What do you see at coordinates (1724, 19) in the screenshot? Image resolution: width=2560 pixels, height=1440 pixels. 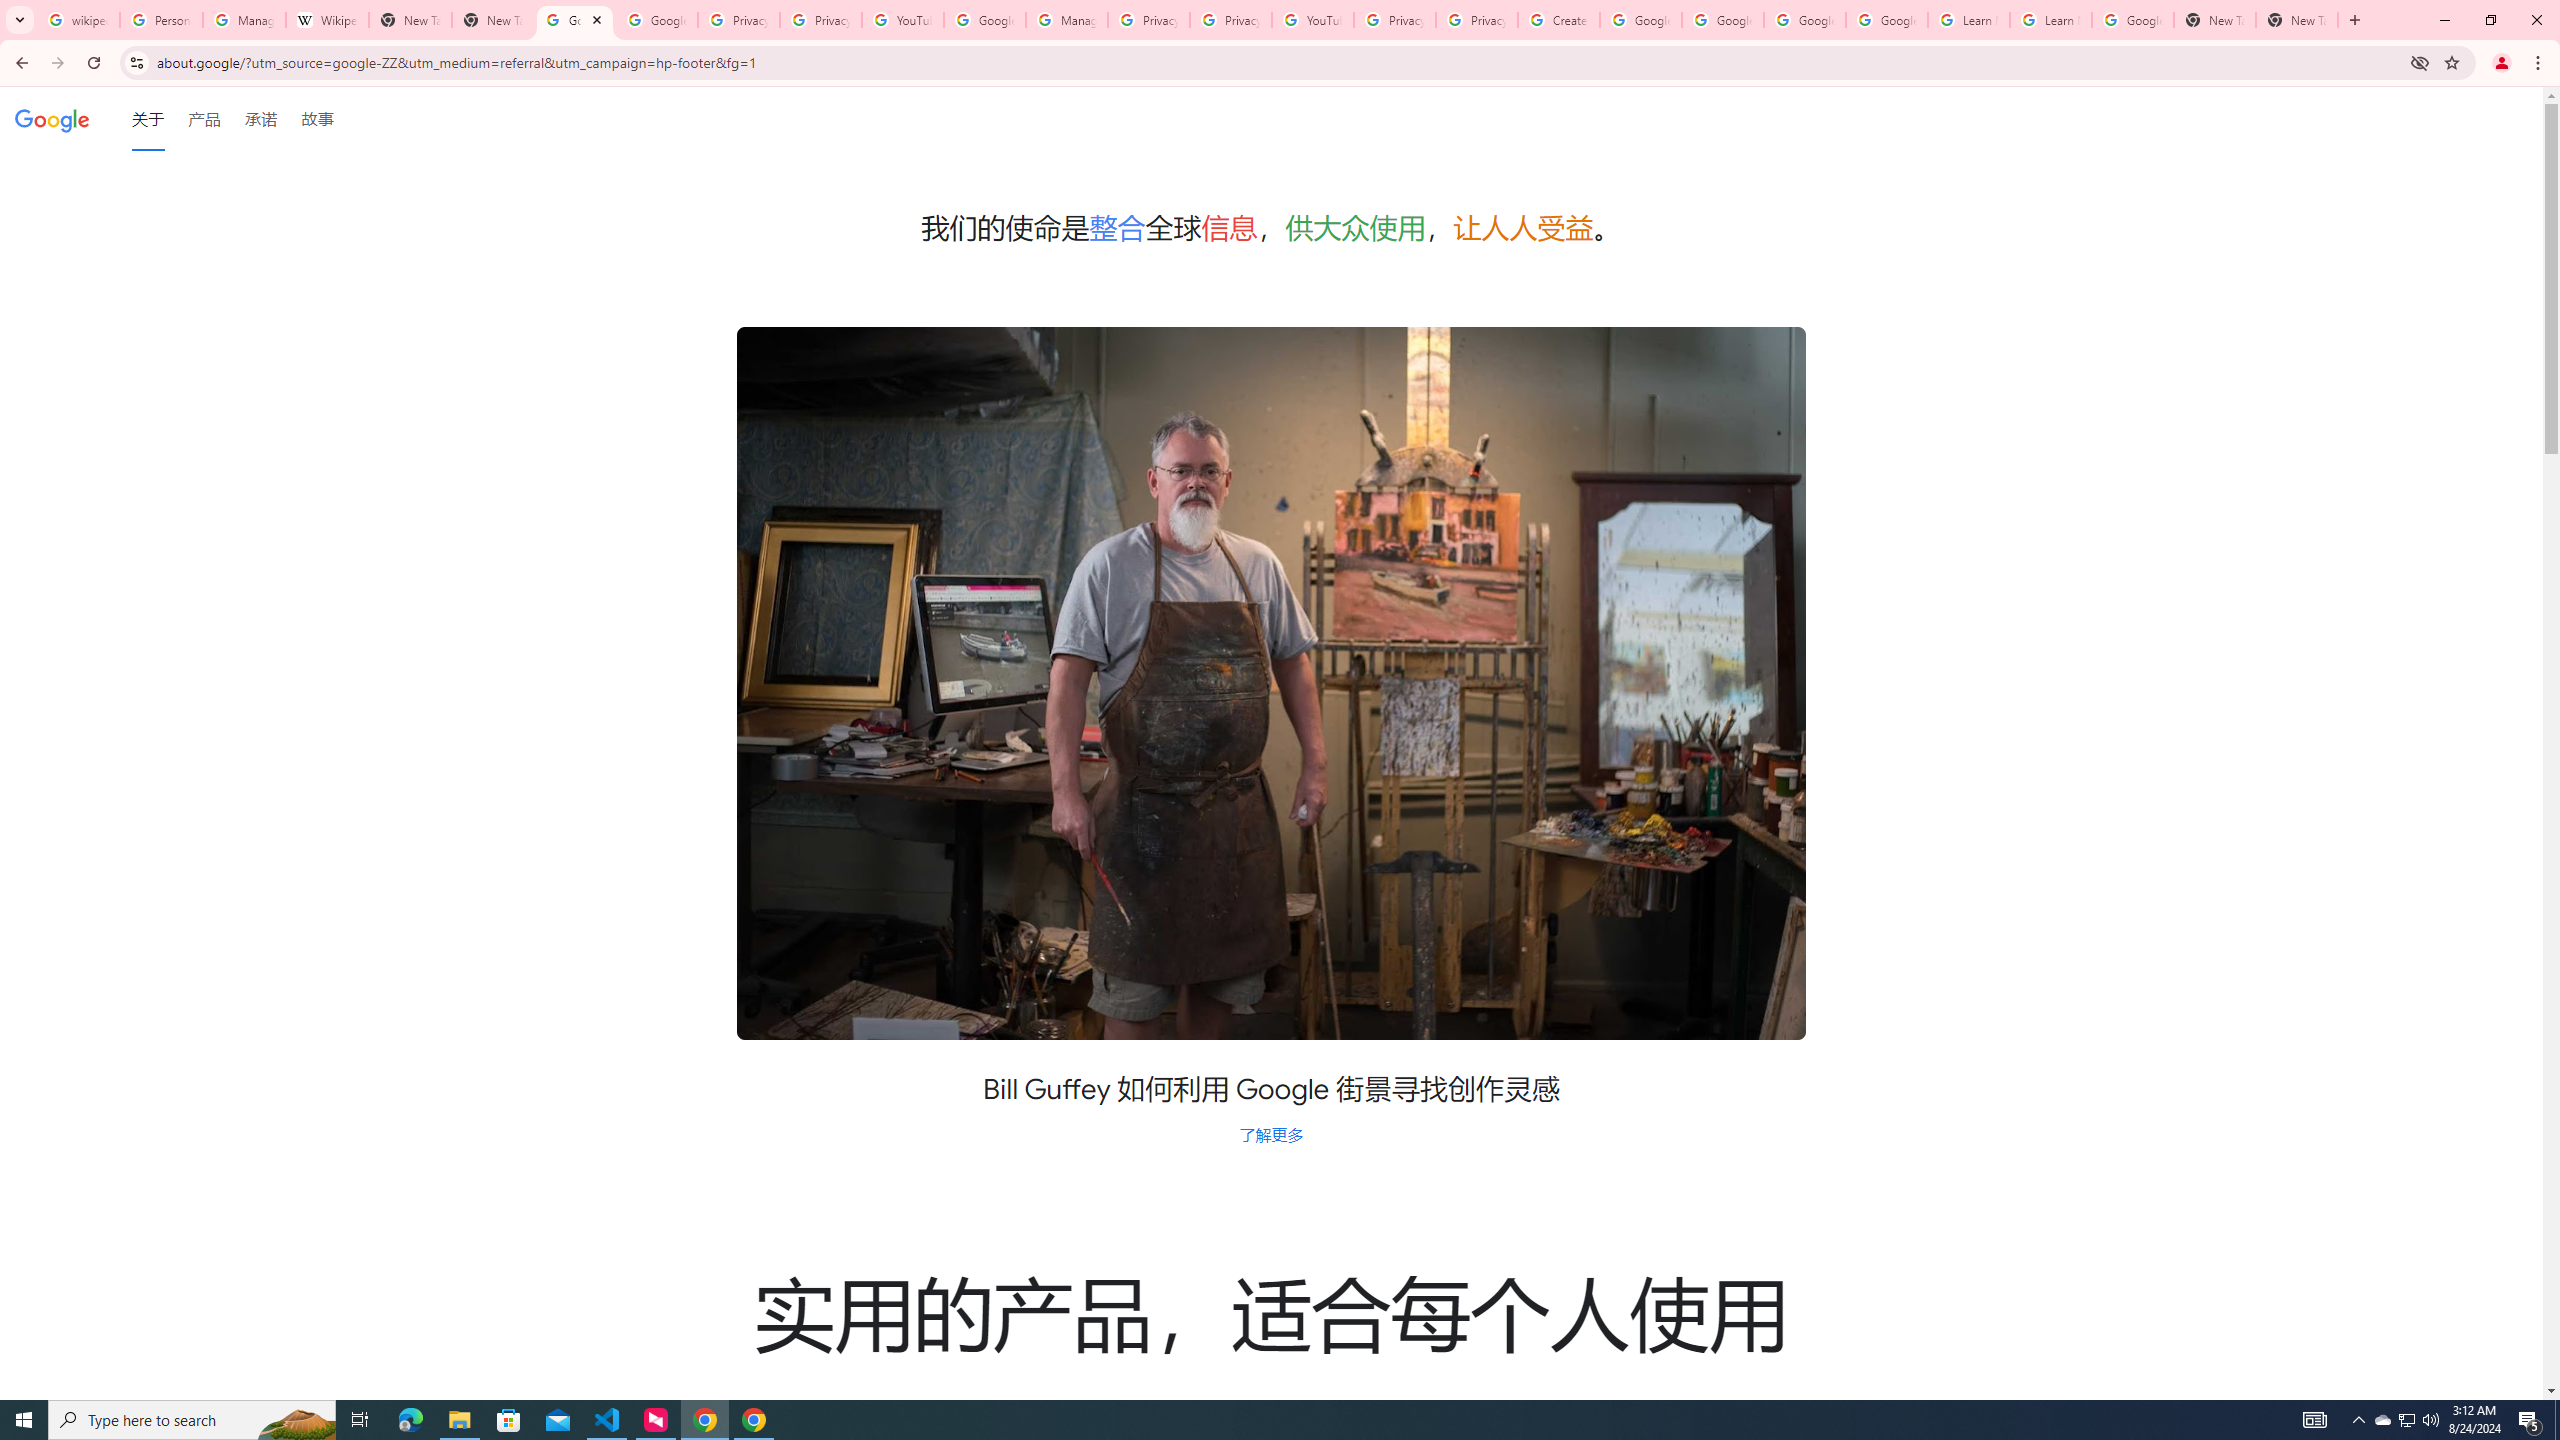 I see `'Google Account Help'` at bounding box center [1724, 19].